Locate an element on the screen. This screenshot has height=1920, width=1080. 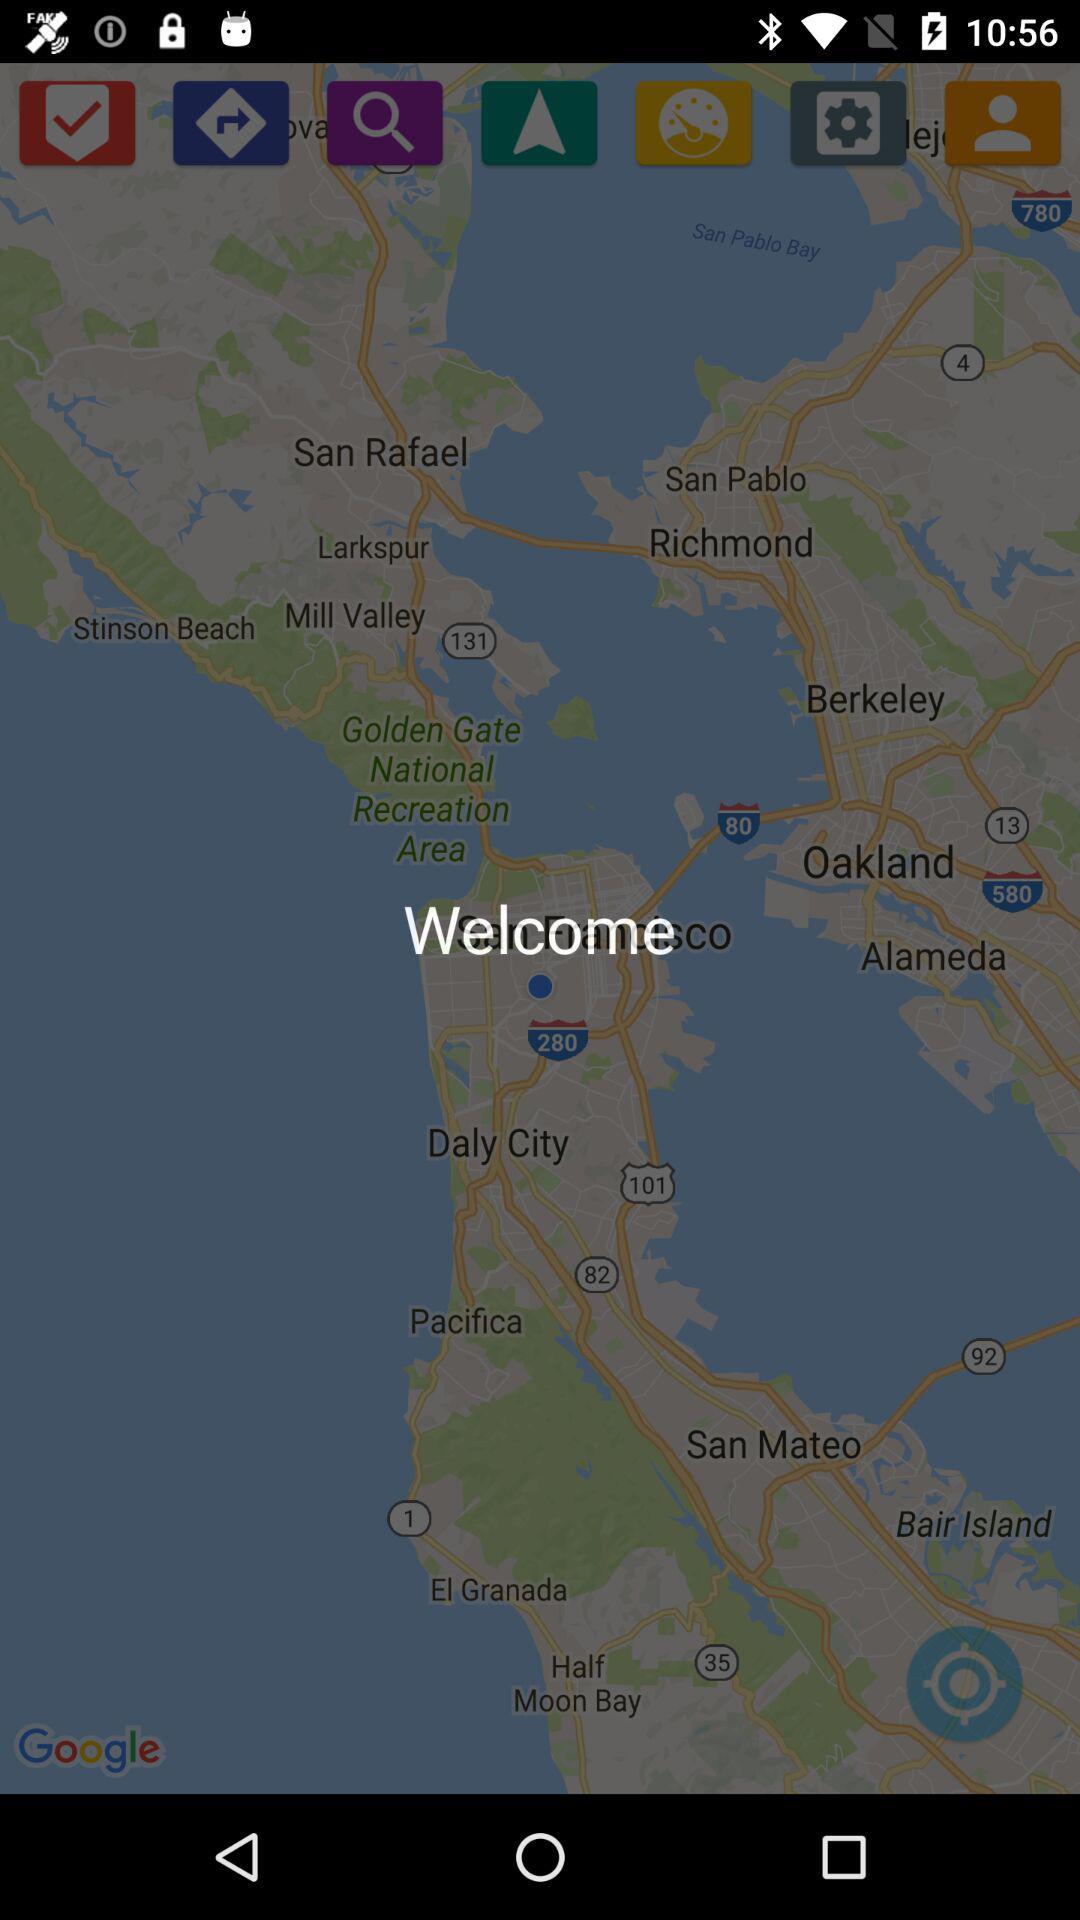
the avatar icon is located at coordinates (1002, 121).